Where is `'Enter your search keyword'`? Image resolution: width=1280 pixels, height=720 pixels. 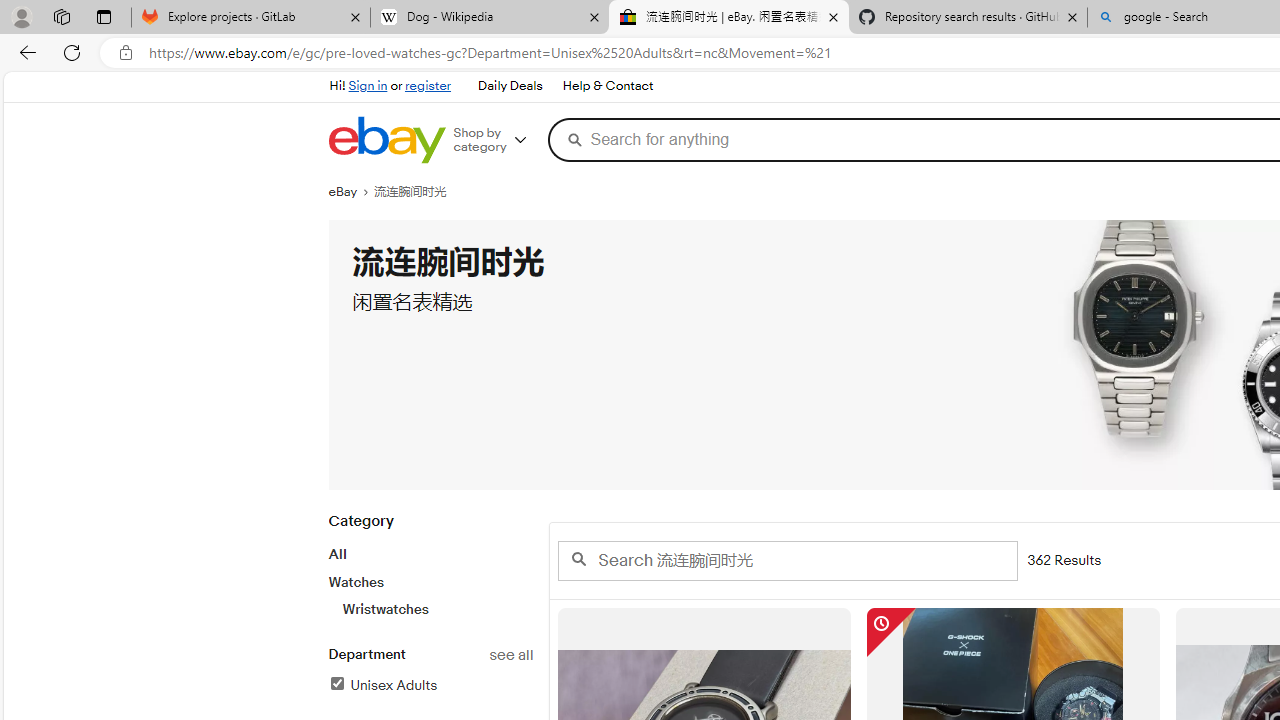 'Enter your search keyword' is located at coordinates (786, 560).